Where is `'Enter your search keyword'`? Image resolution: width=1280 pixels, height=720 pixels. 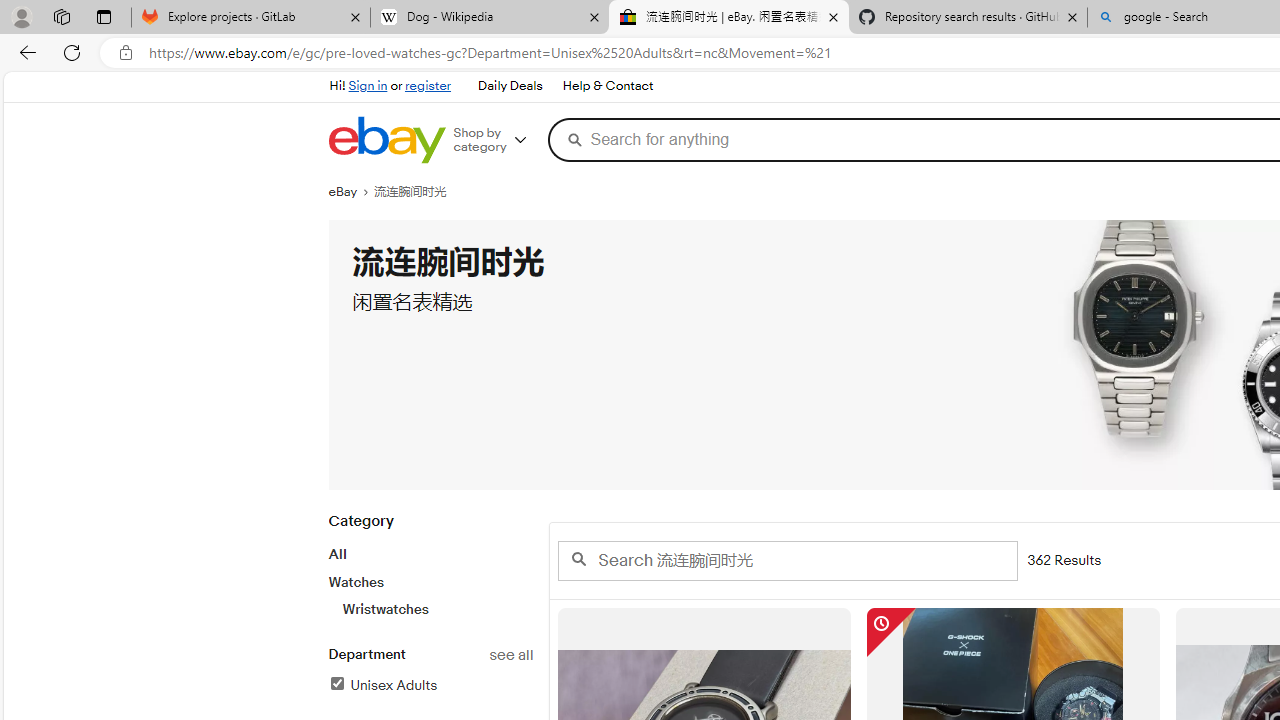 'Enter your search keyword' is located at coordinates (786, 560).